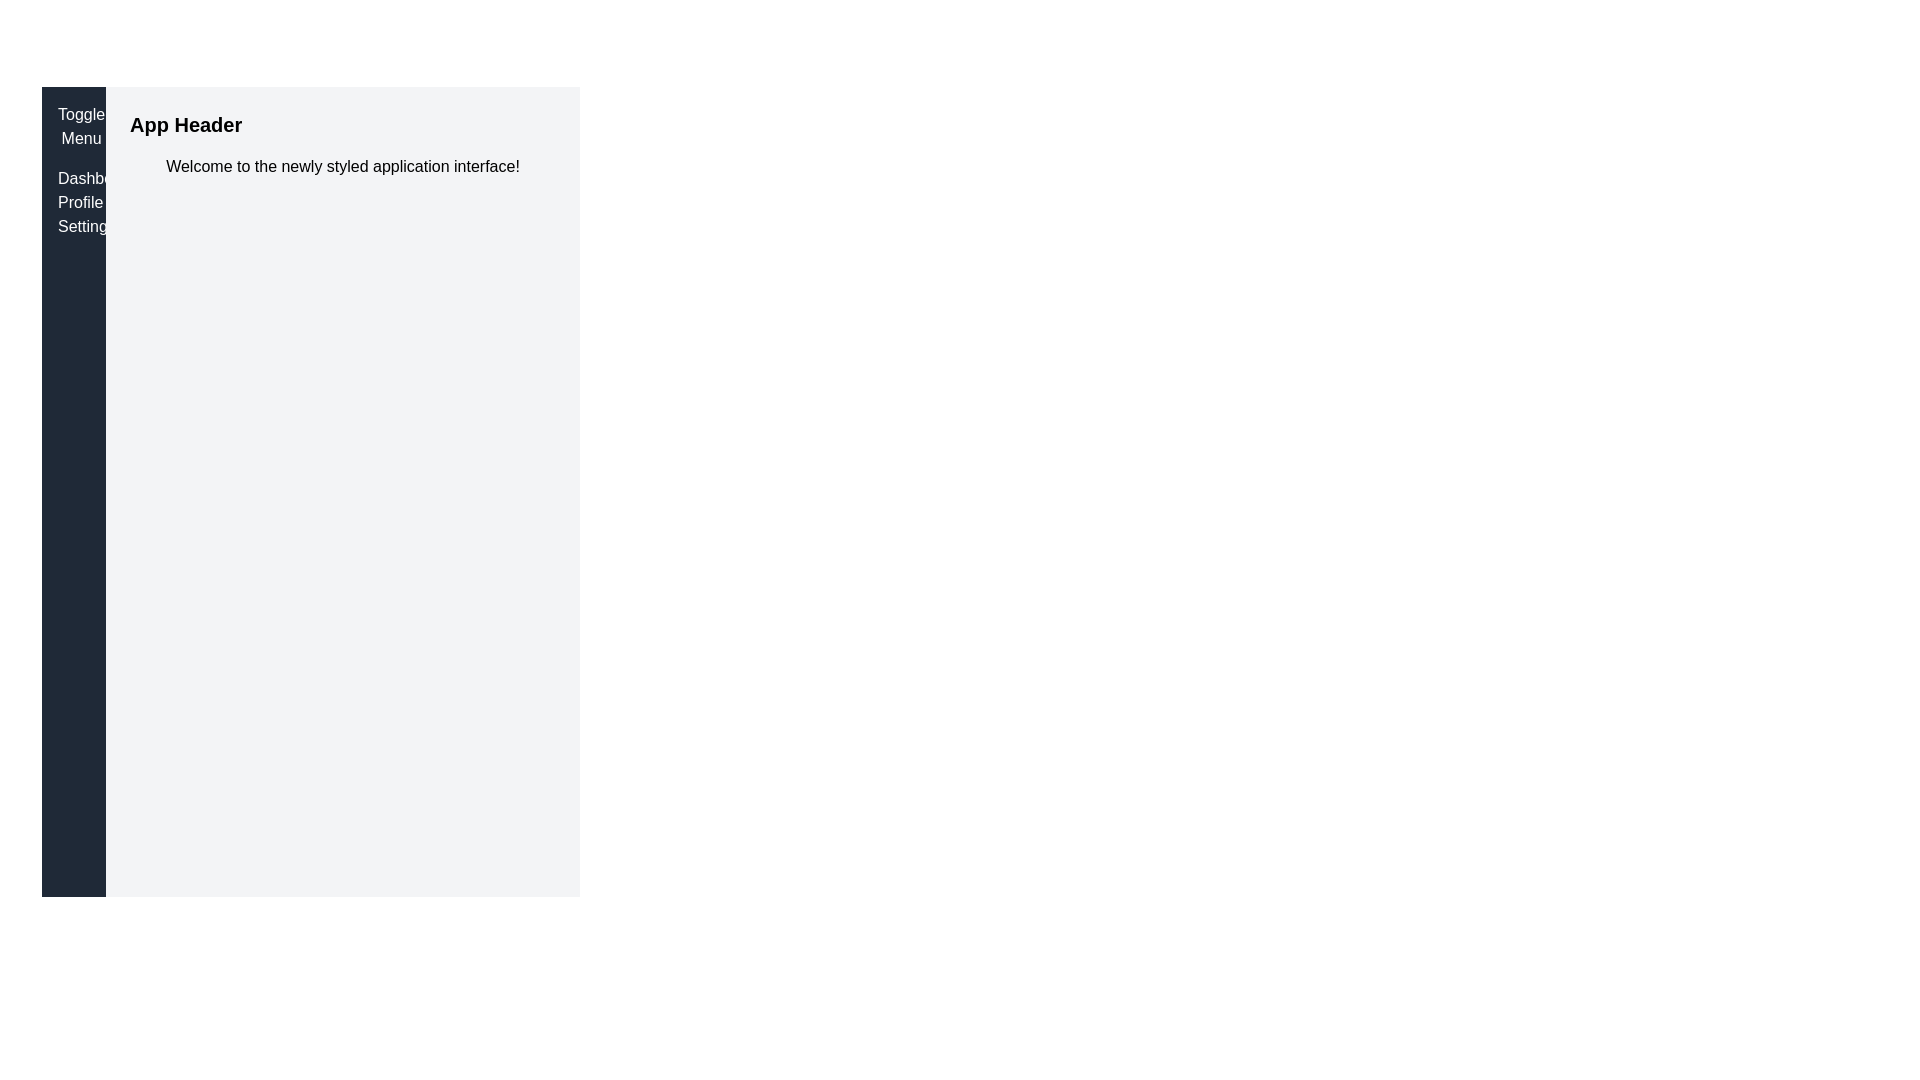 The width and height of the screenshot is (1920, 1080). What do you see at coordinates (73, 203) in the screenshot?
I see `the 'Profile' text label in the sidebar, which is styled in white font on a dark background, if it functions as a link` at bounding box center [73, 203].